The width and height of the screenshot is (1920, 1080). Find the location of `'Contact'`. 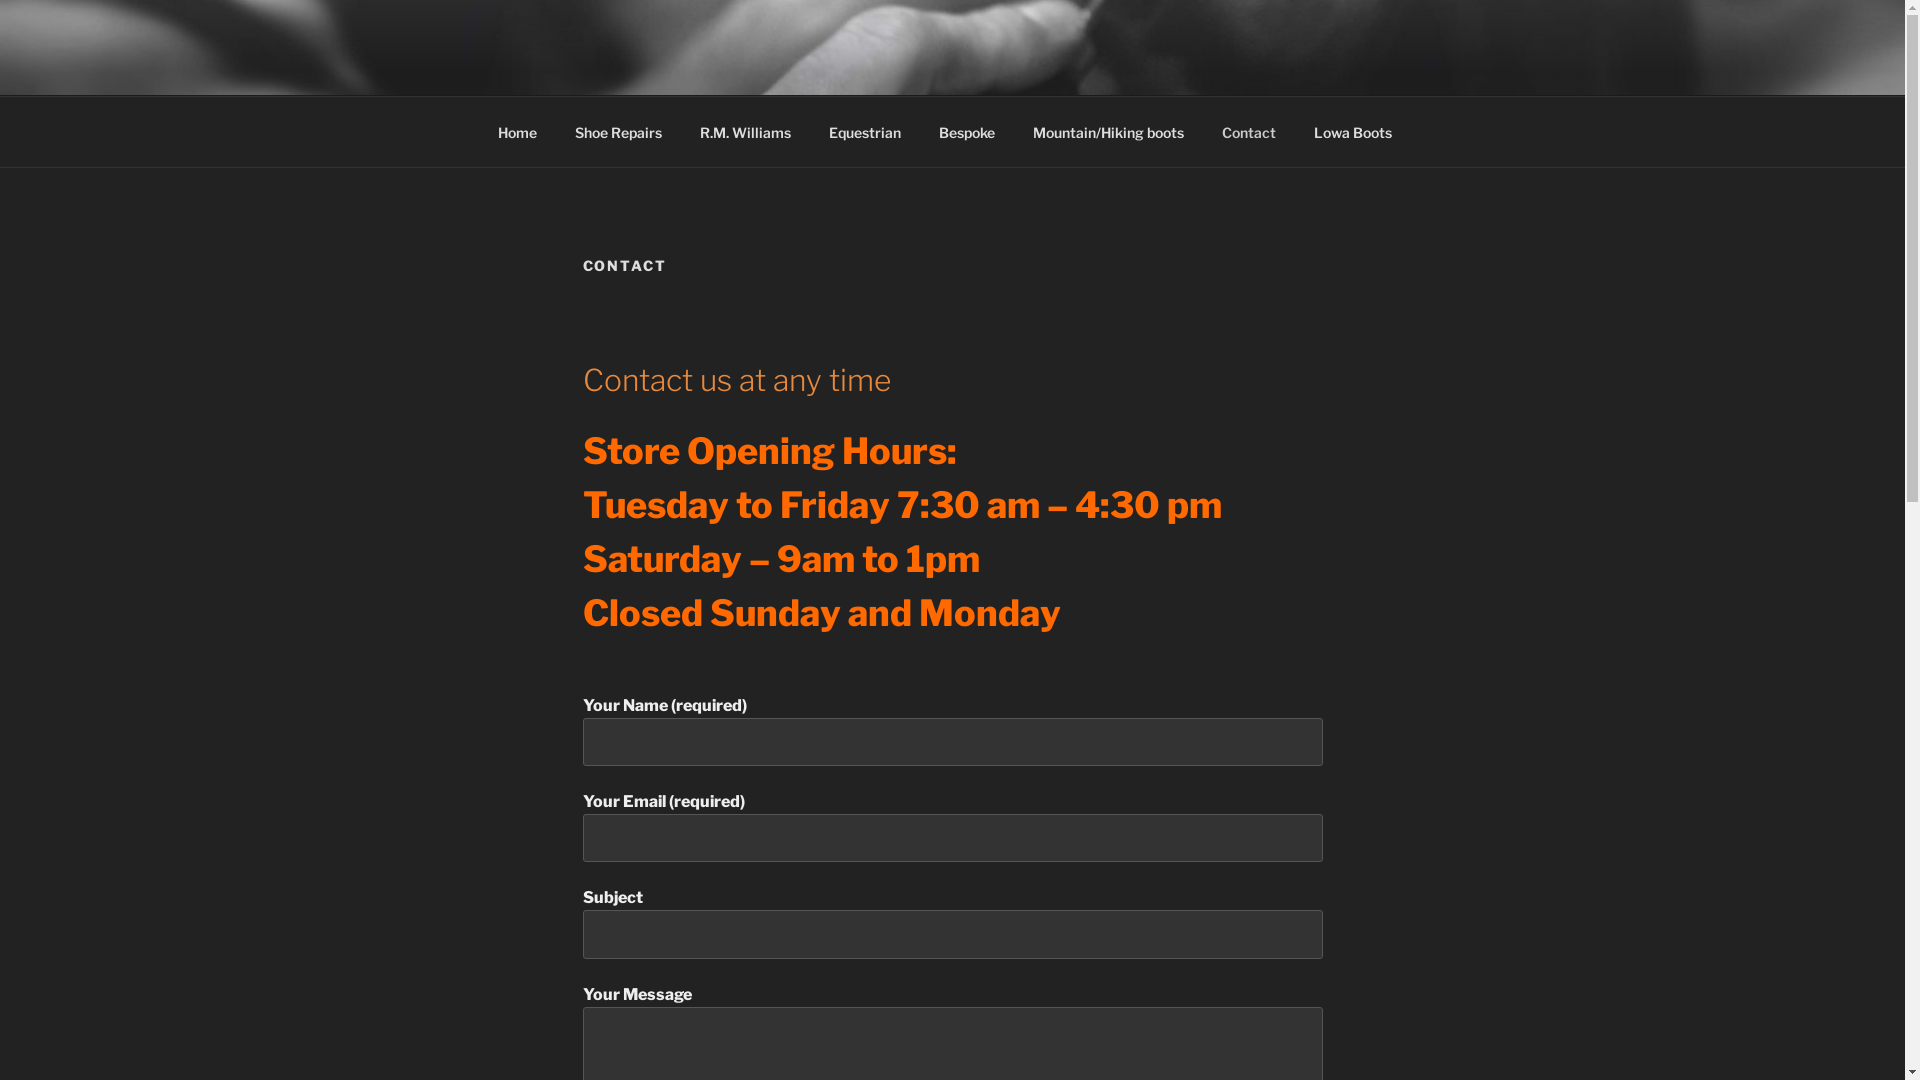

'Contact' is located at coordinates (1247, 132).